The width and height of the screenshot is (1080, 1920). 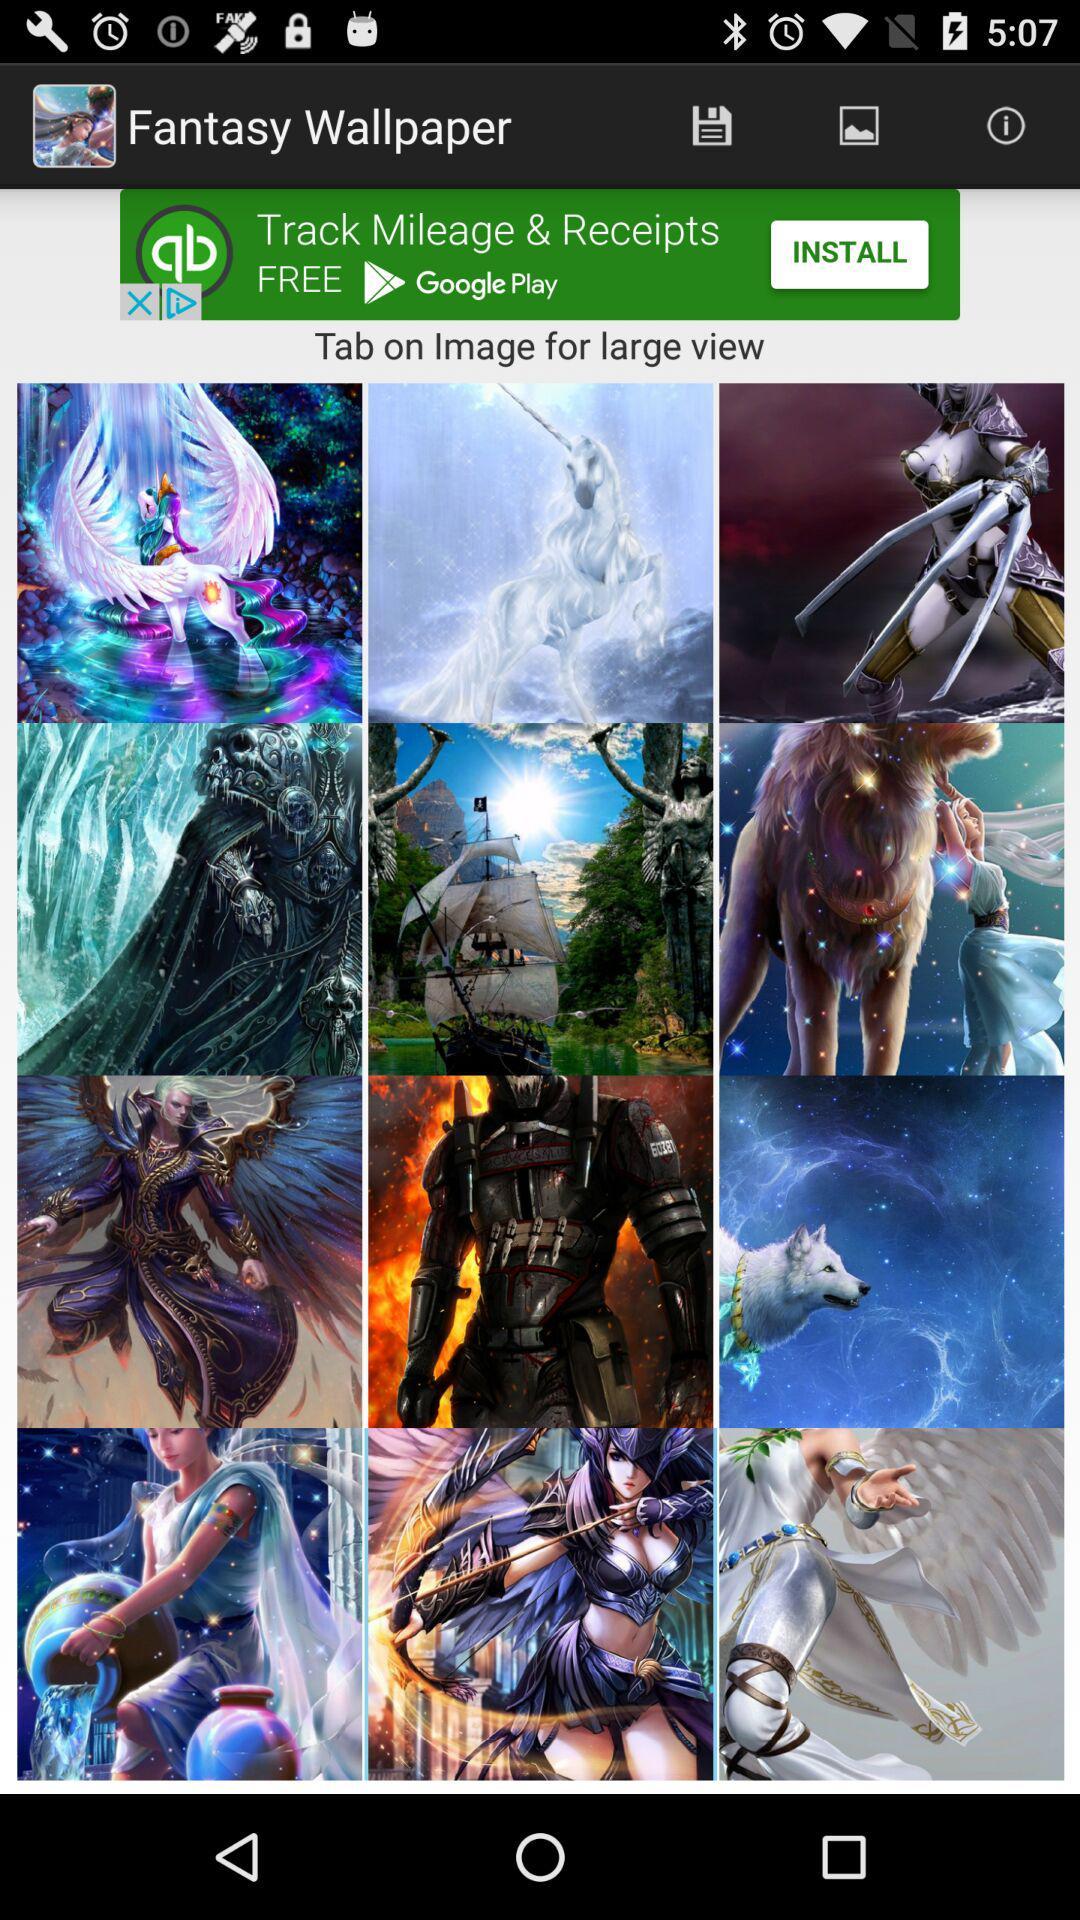 What do you see at coordinates (540, 1251) in the screenshot?
I see `8th image from the top` at bounding box center [540, 1251].